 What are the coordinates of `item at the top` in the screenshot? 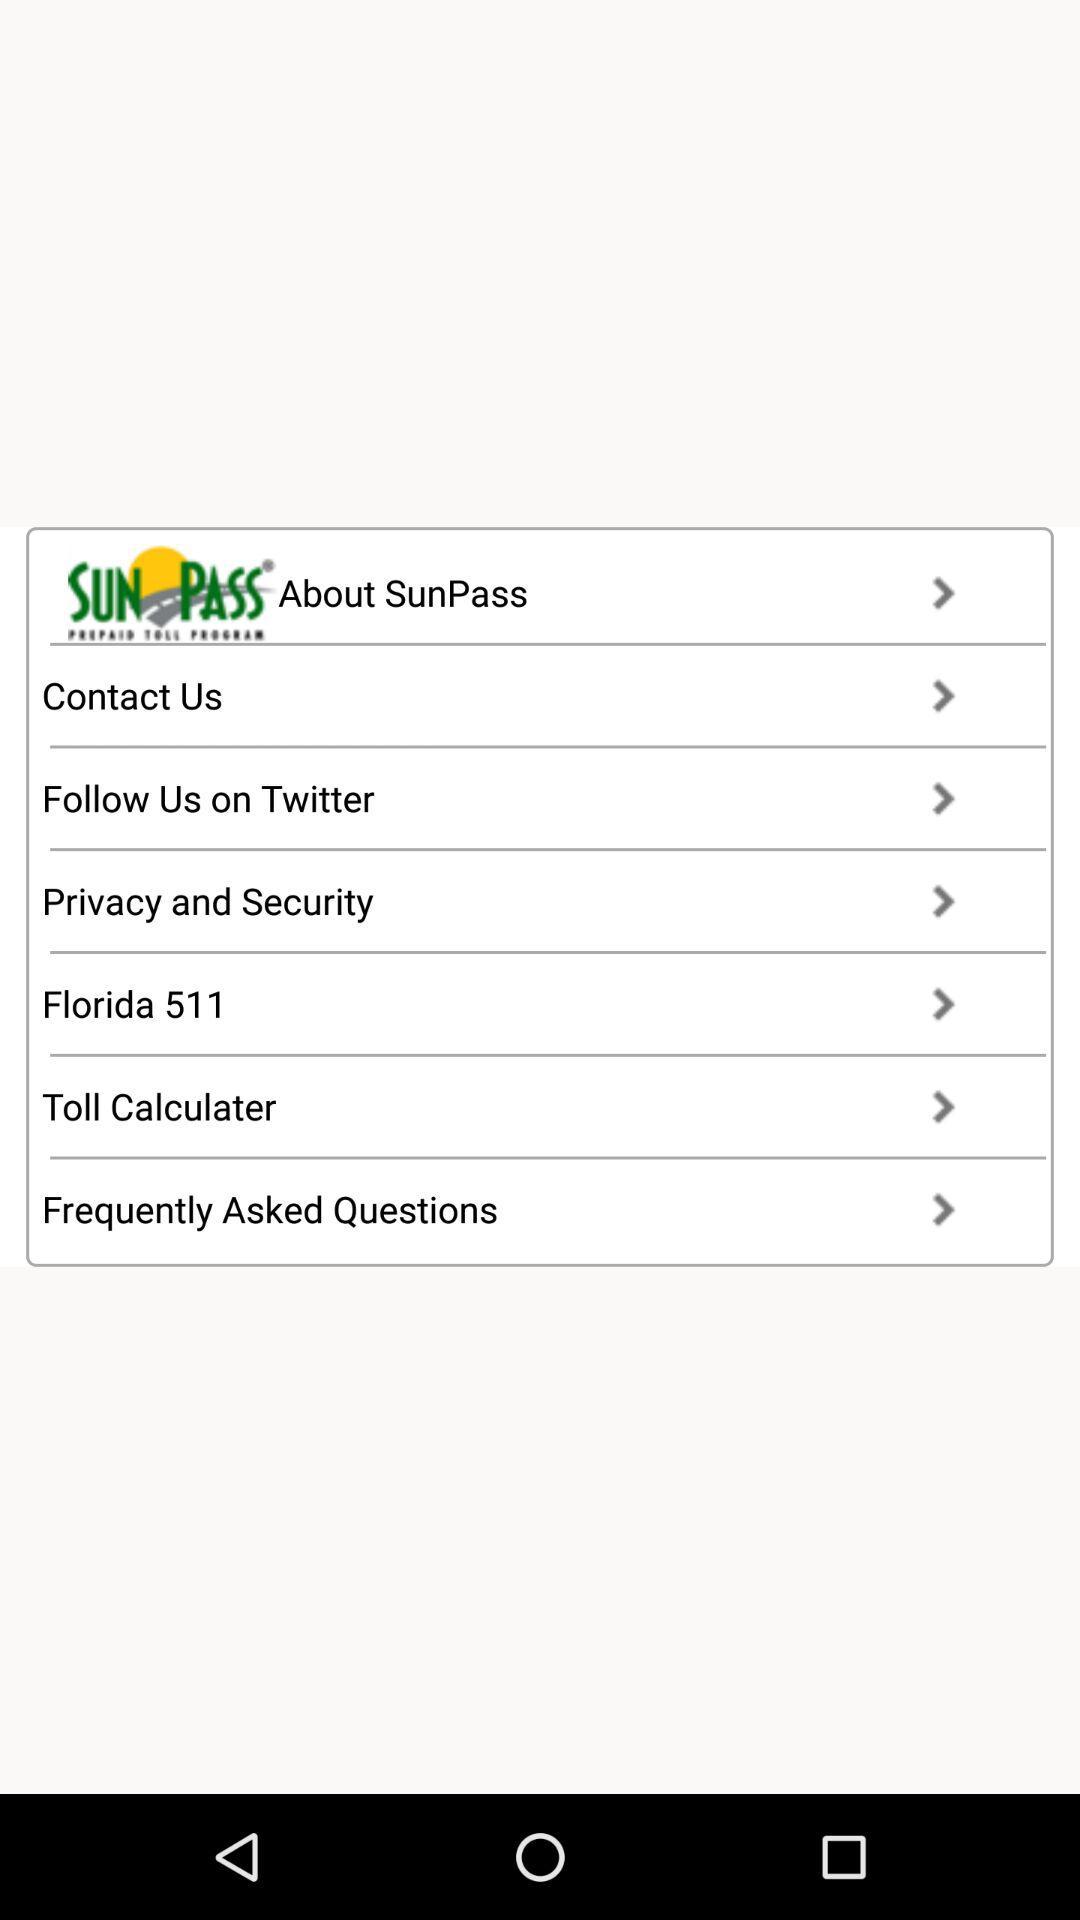 It's located at (530, 591).